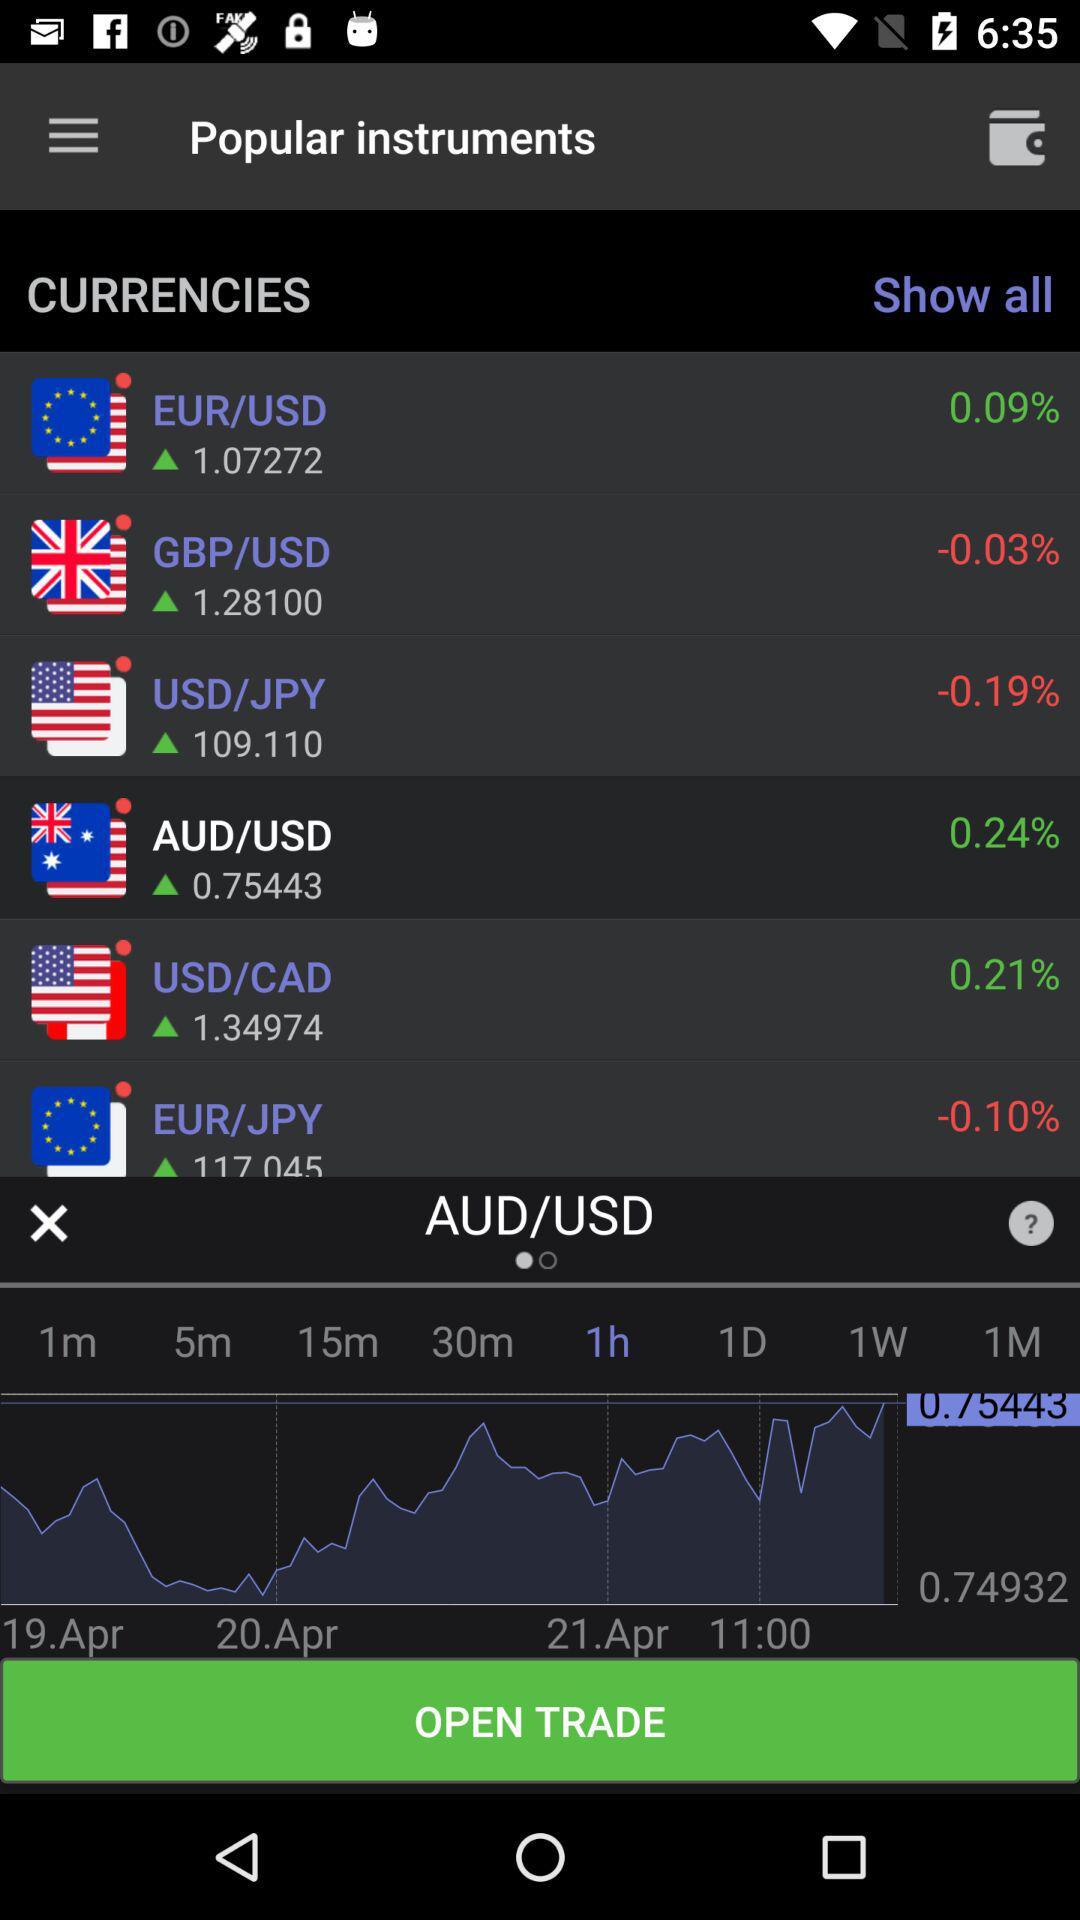 The width and height of the screenshot is (1080, 1920). What do you see at coordinates (1017, 135) in the screenshot?
I see `the item to the right of the popular instruments icon` at bounding box center [1017, 135].